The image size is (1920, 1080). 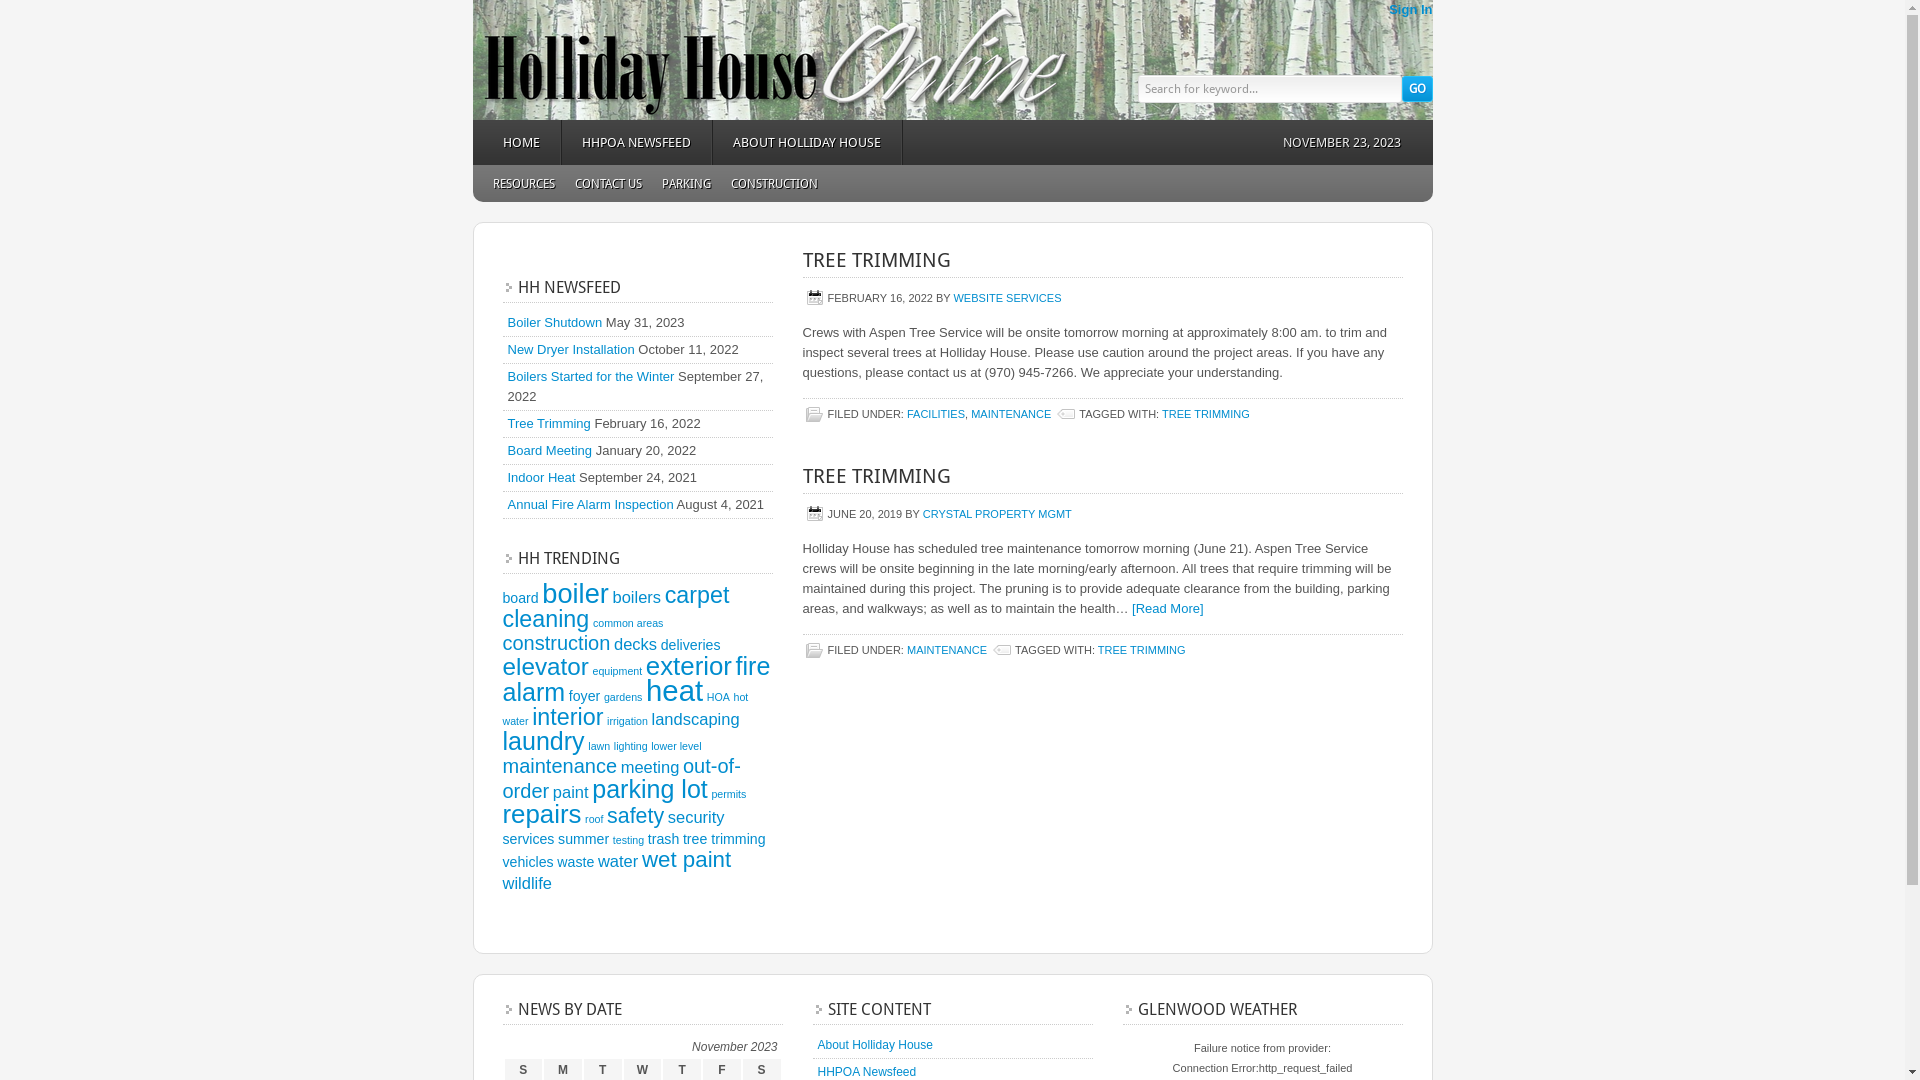 What do you see at coordinates (519, 596) in the screenshot?
I see `'board'` at bounding box center [519, 596].